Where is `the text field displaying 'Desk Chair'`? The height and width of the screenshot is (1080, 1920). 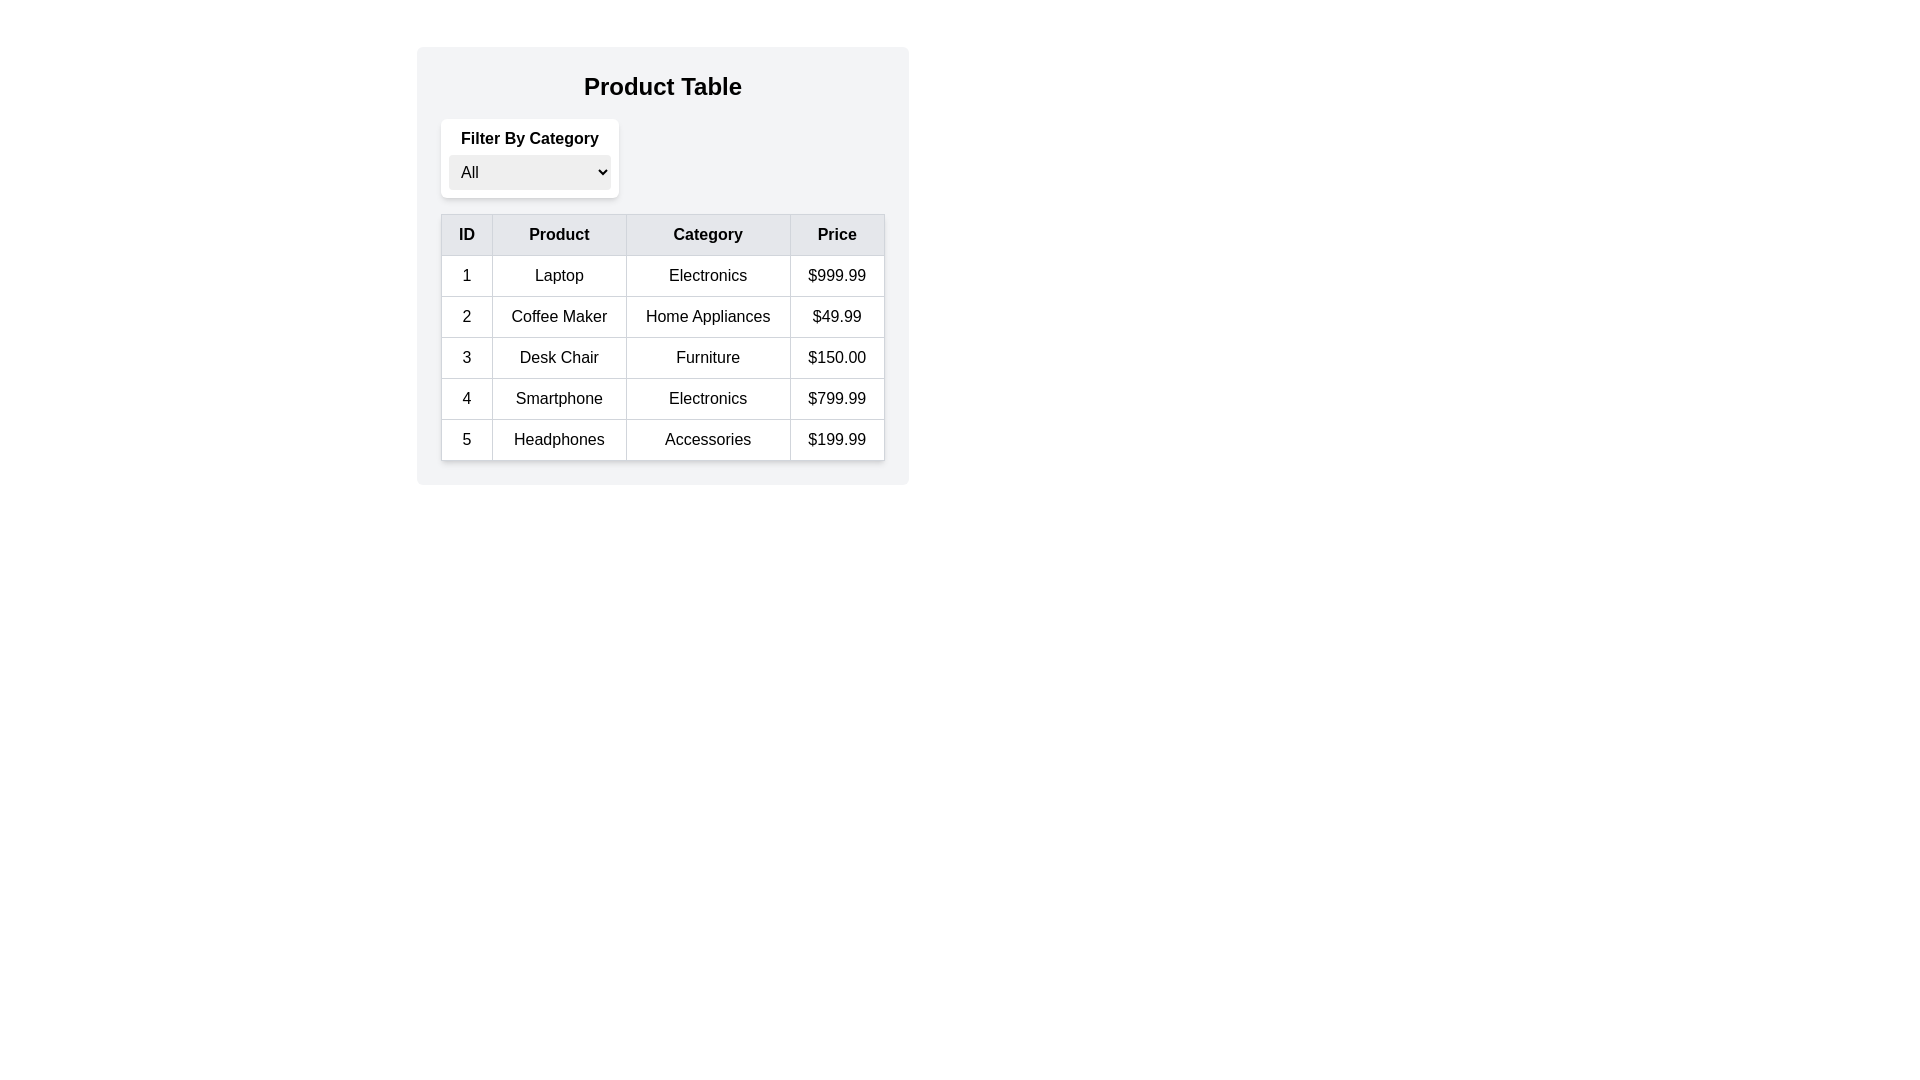 the text field displaying 'Desk Chair' is located at coordinates (559, 357).